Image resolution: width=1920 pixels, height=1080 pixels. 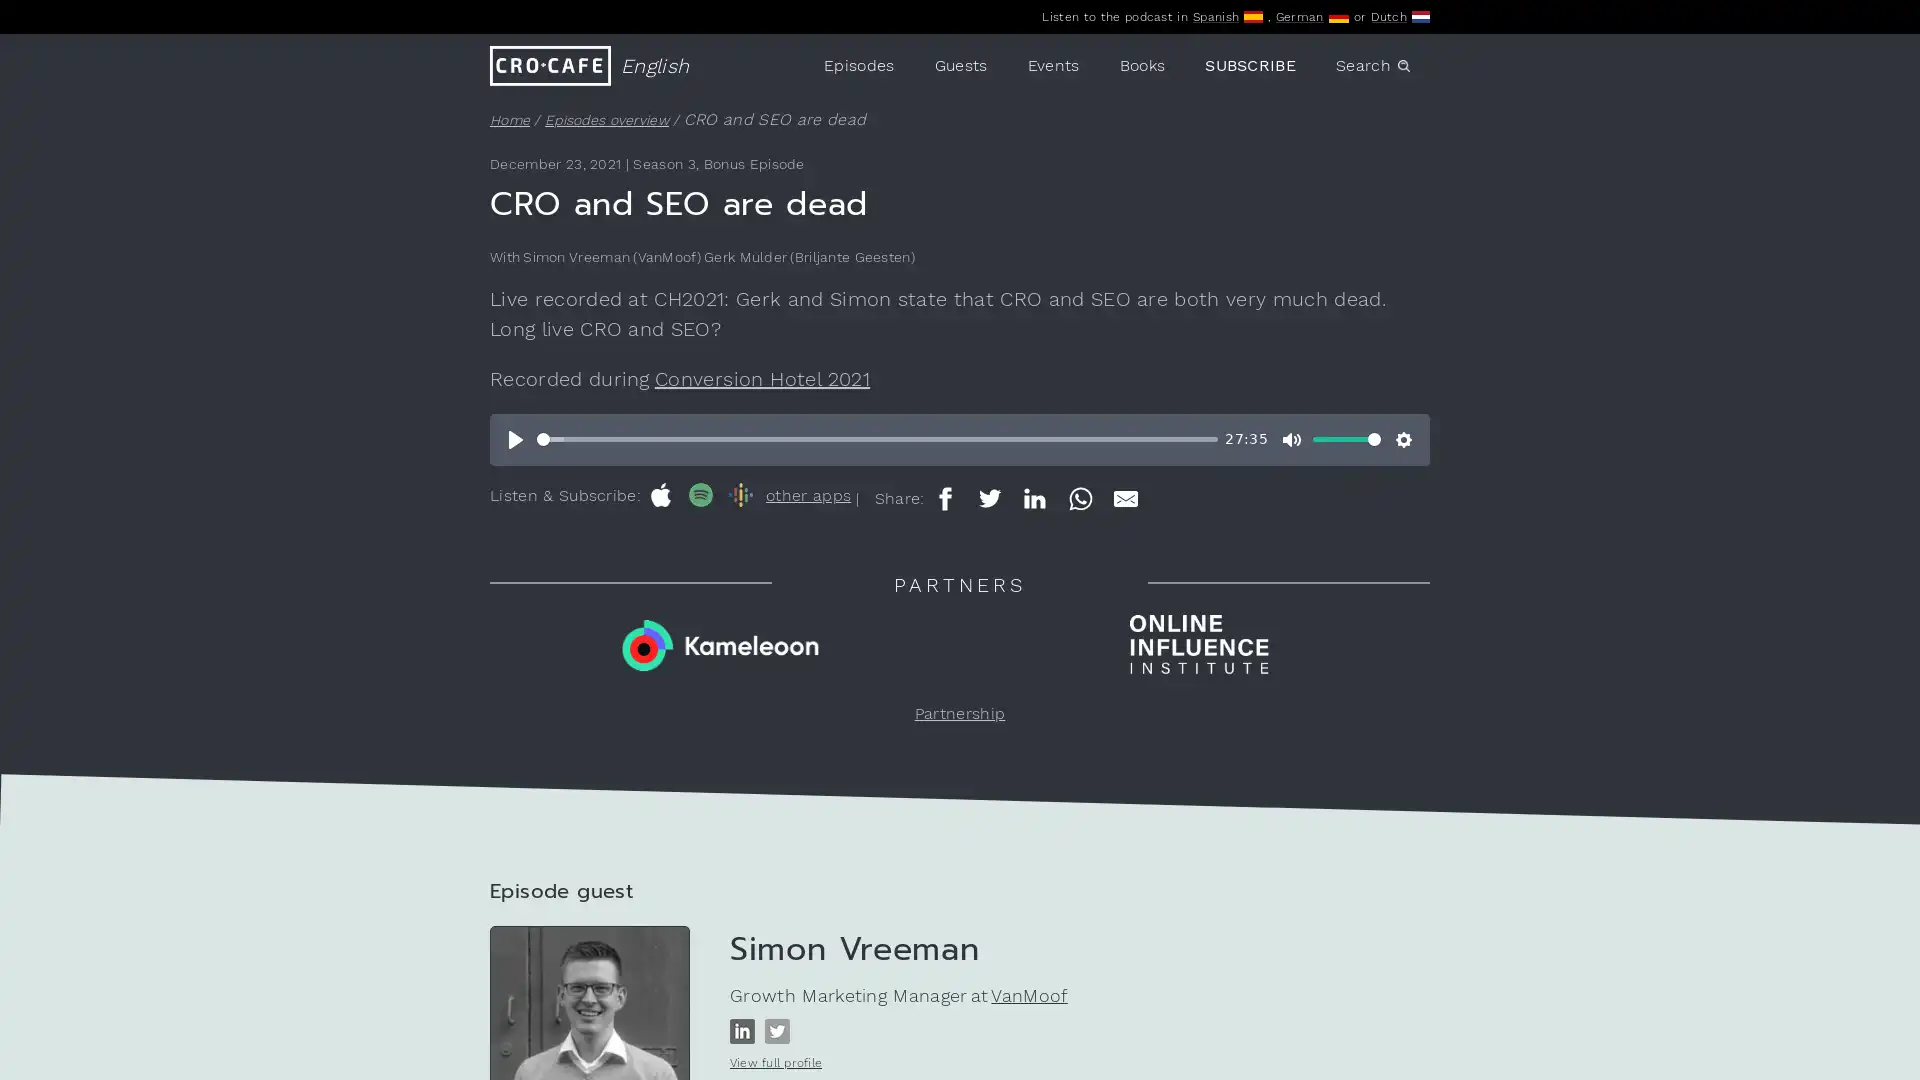 What do you see at coordinates (516, 438) in the screenshot?
I see `Play` at bounding box center [516, 438].